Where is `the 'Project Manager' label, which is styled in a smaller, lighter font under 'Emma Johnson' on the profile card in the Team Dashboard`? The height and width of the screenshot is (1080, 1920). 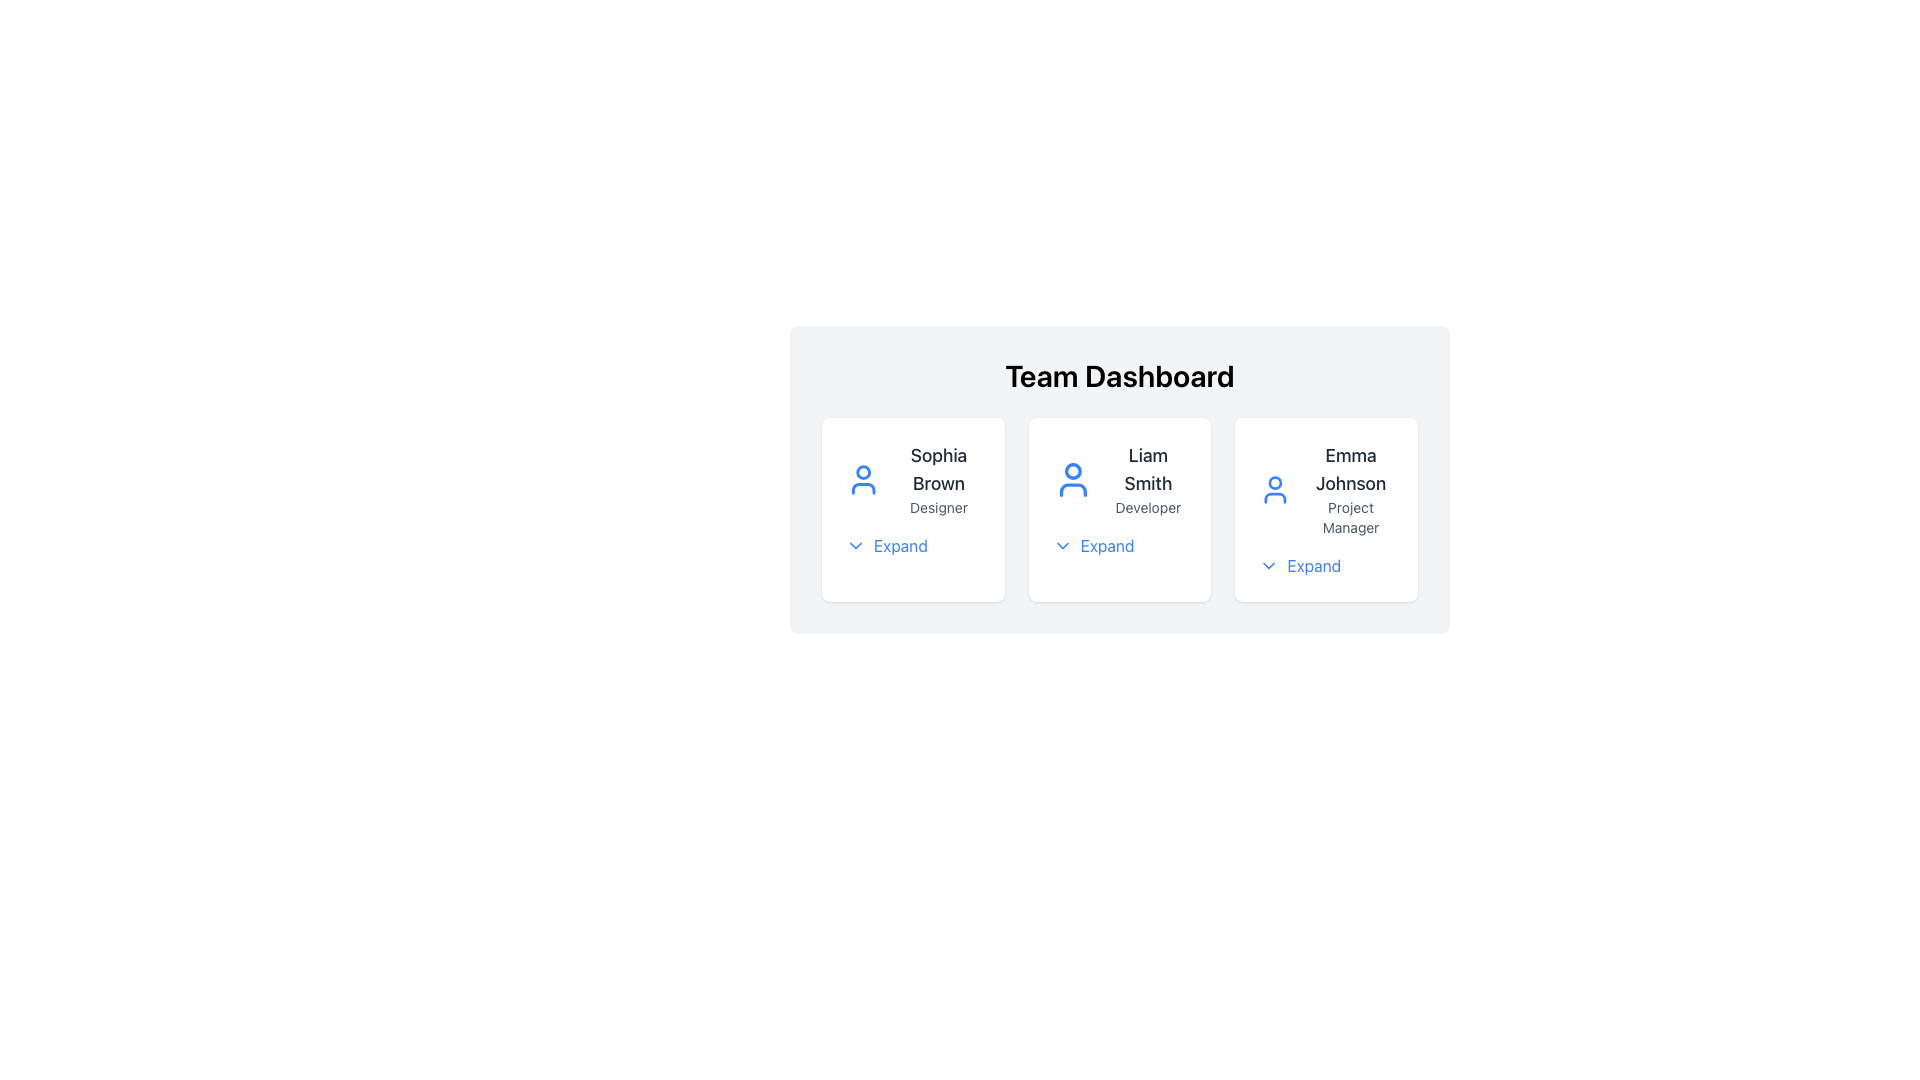 the 'Project Manager' label, which is styled in a smaller, lighter font under 'Emma Johnson' on the profile card in the Team Dashboard is located at coordinates (1351, 516).